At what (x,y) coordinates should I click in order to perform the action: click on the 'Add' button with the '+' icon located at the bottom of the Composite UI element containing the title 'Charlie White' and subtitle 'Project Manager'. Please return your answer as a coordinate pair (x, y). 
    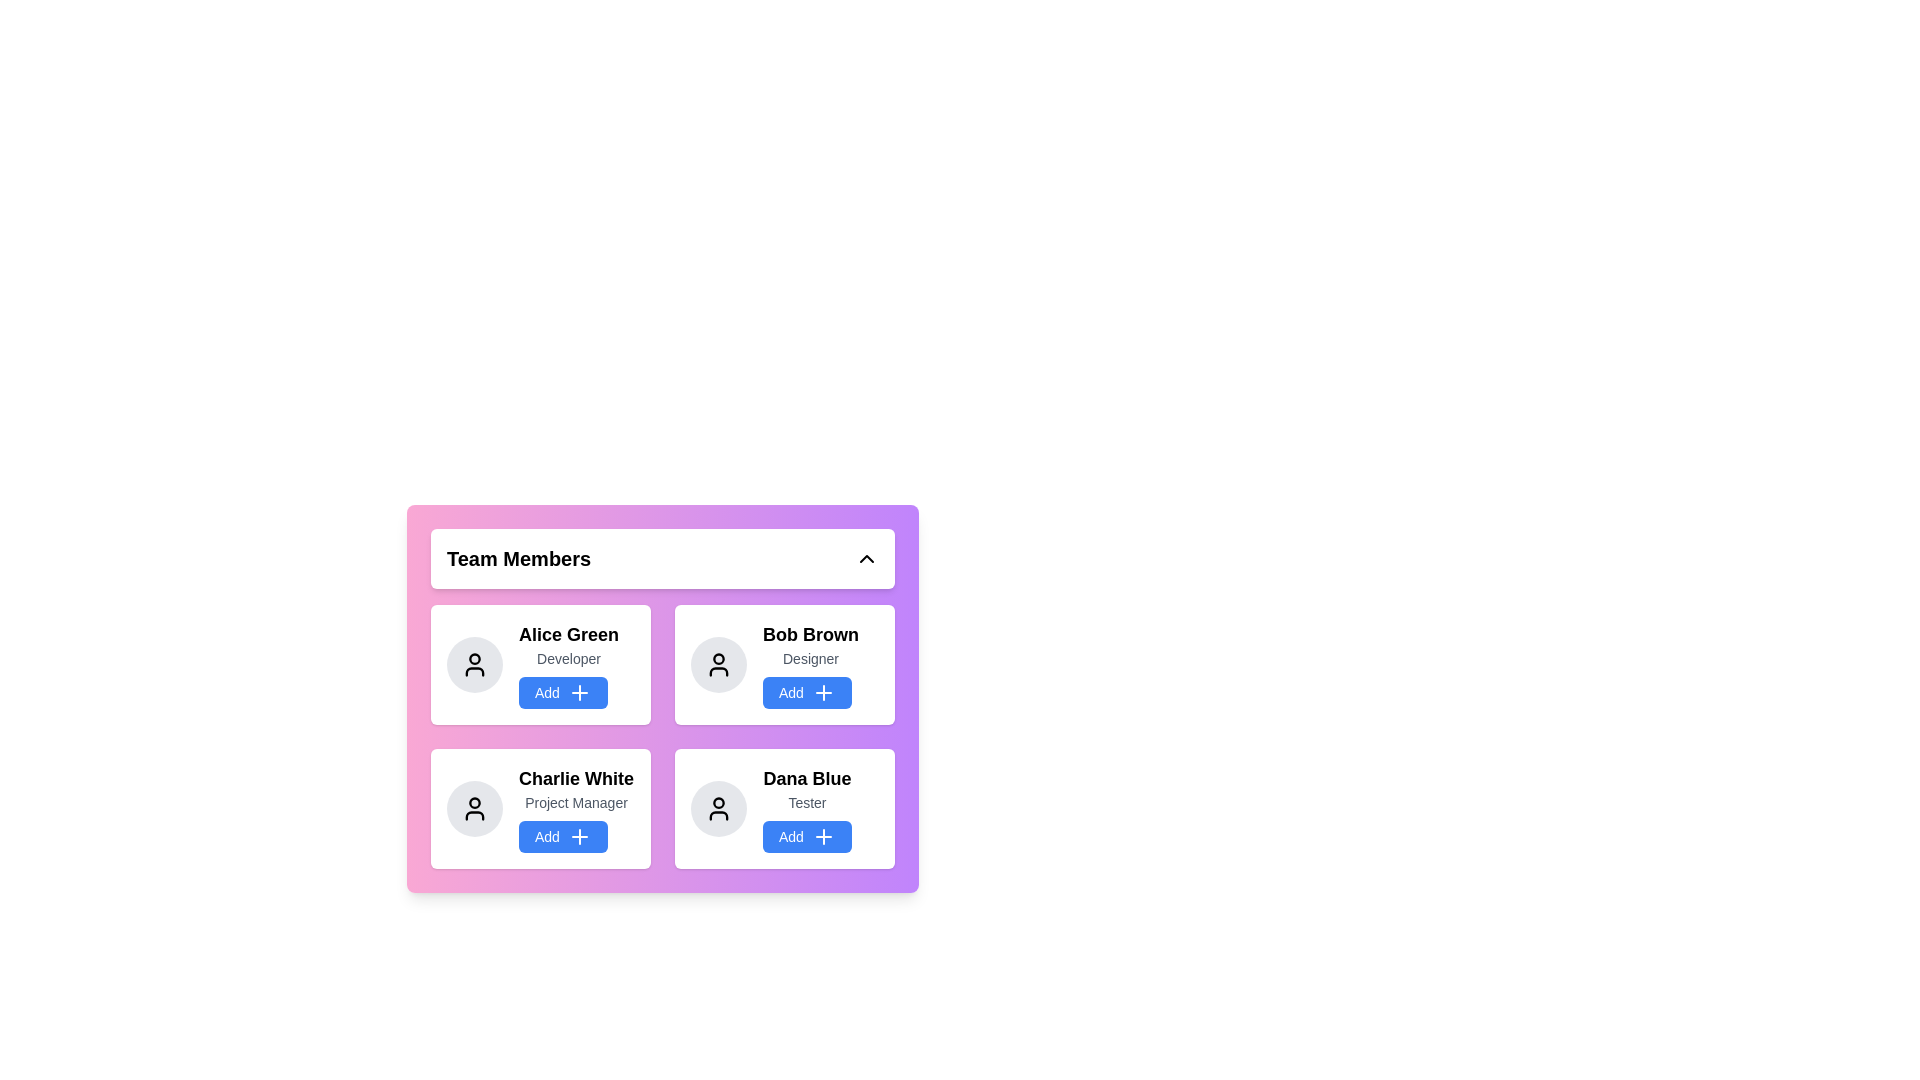
    Looking at the image, I should click on (575, 808).